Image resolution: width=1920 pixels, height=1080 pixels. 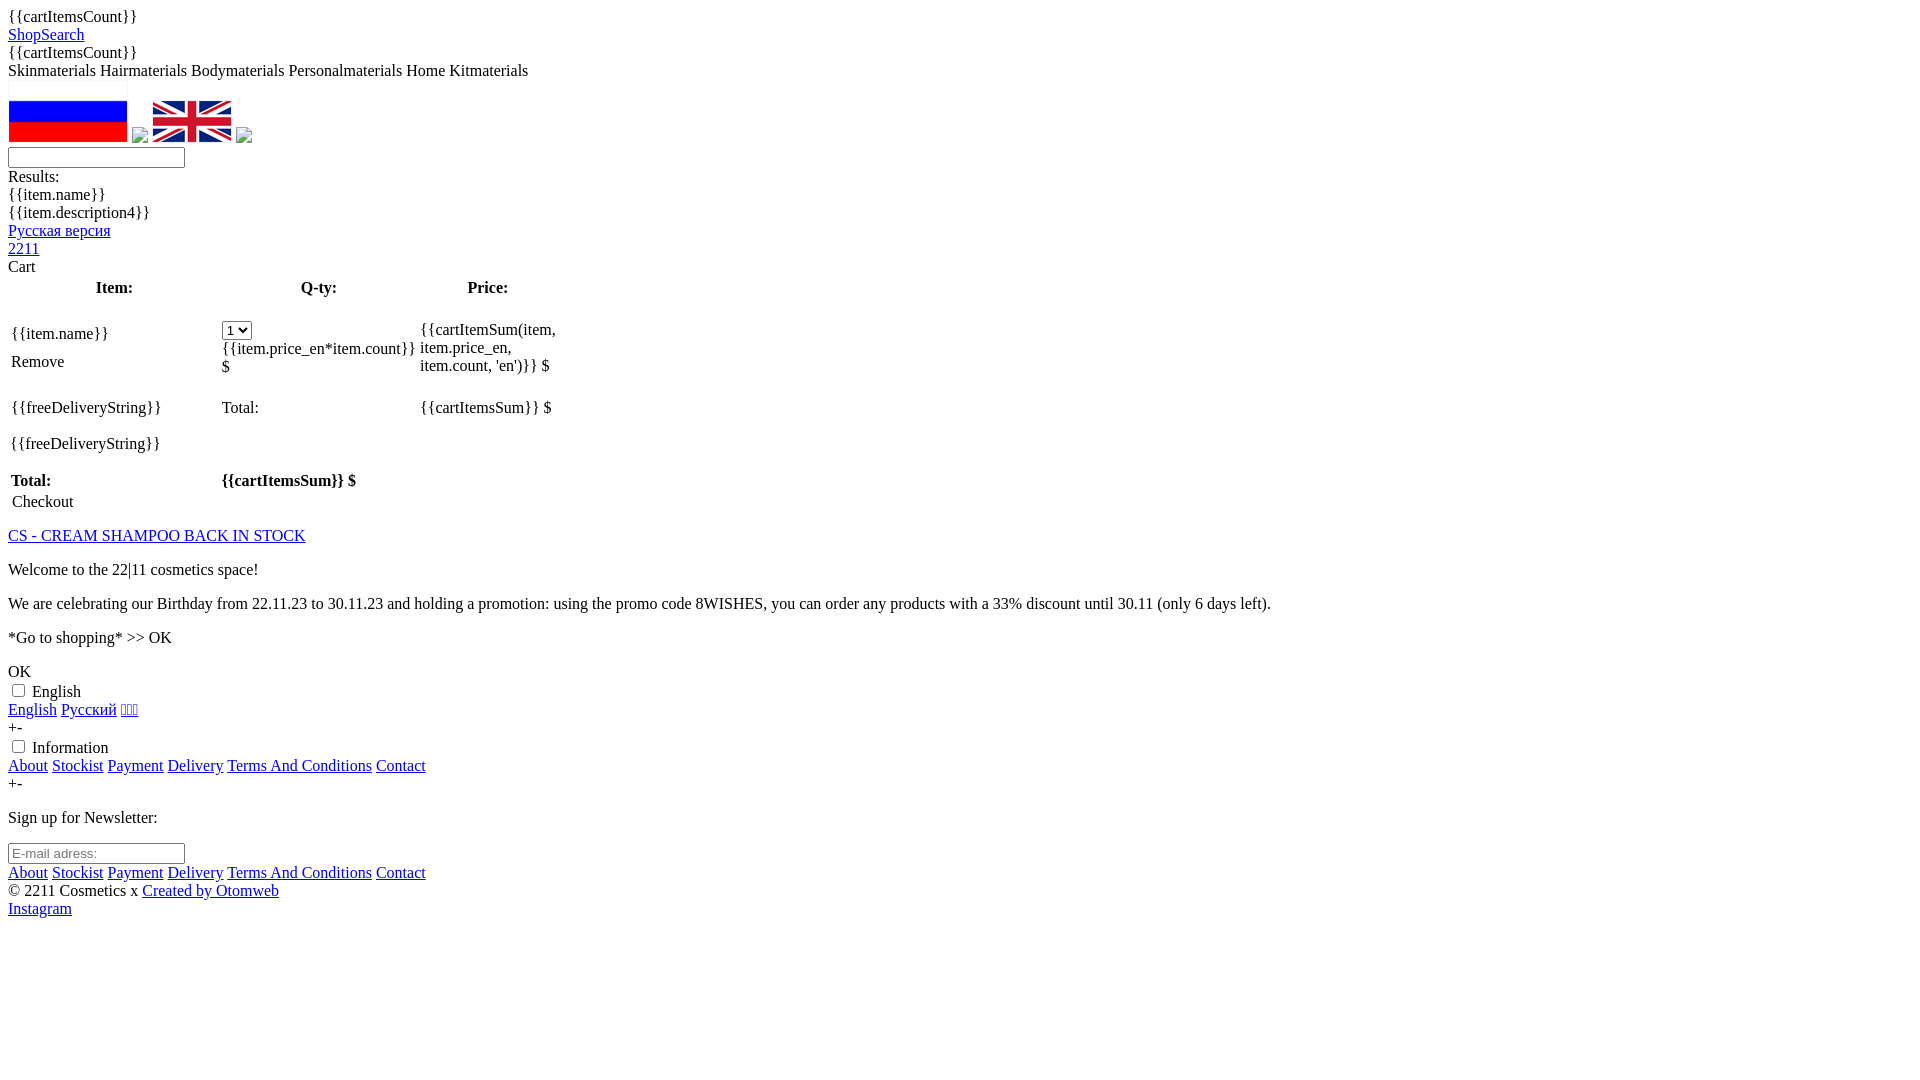 I want to click on 'Shop', so click(x=24, y=34).